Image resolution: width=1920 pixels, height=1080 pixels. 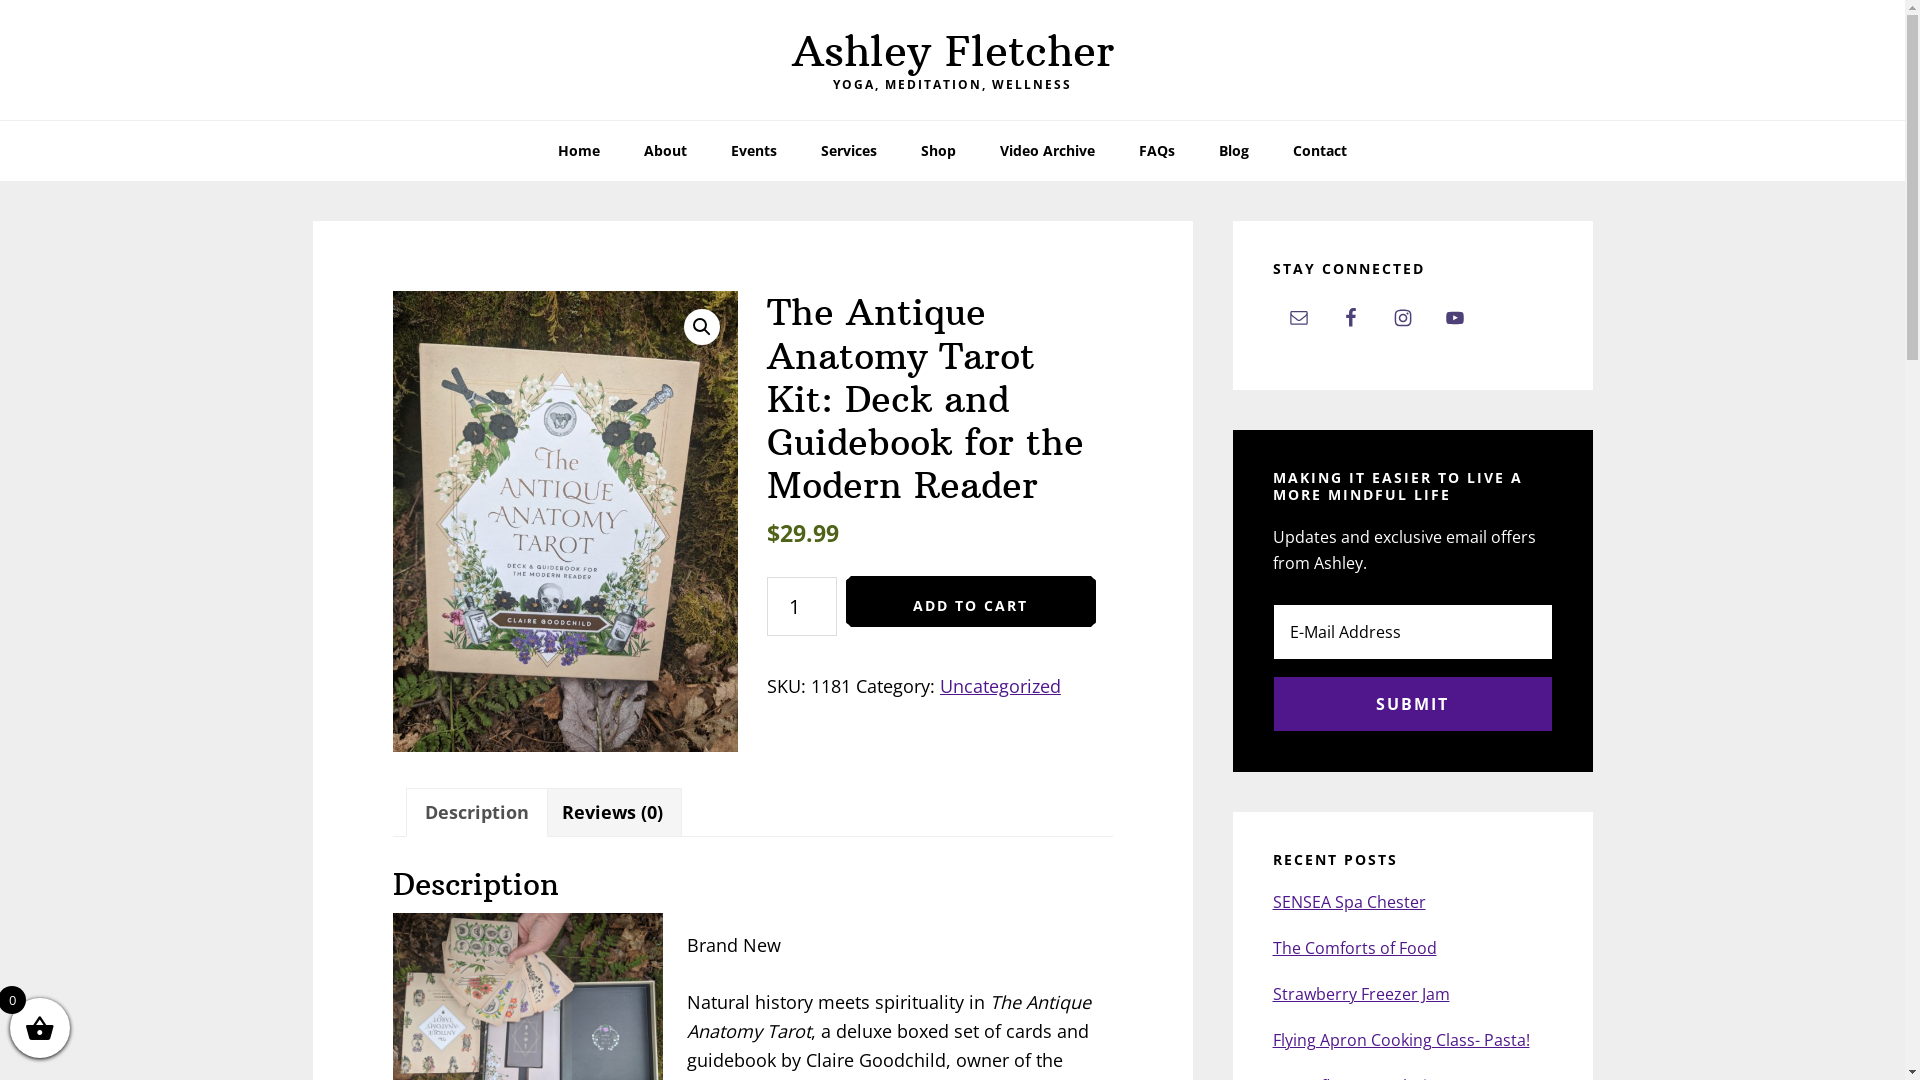 What do you see at coordinates (1117, 149) in the screenshot?
I see `'FAQs'` at bounding box center [1117, 149].